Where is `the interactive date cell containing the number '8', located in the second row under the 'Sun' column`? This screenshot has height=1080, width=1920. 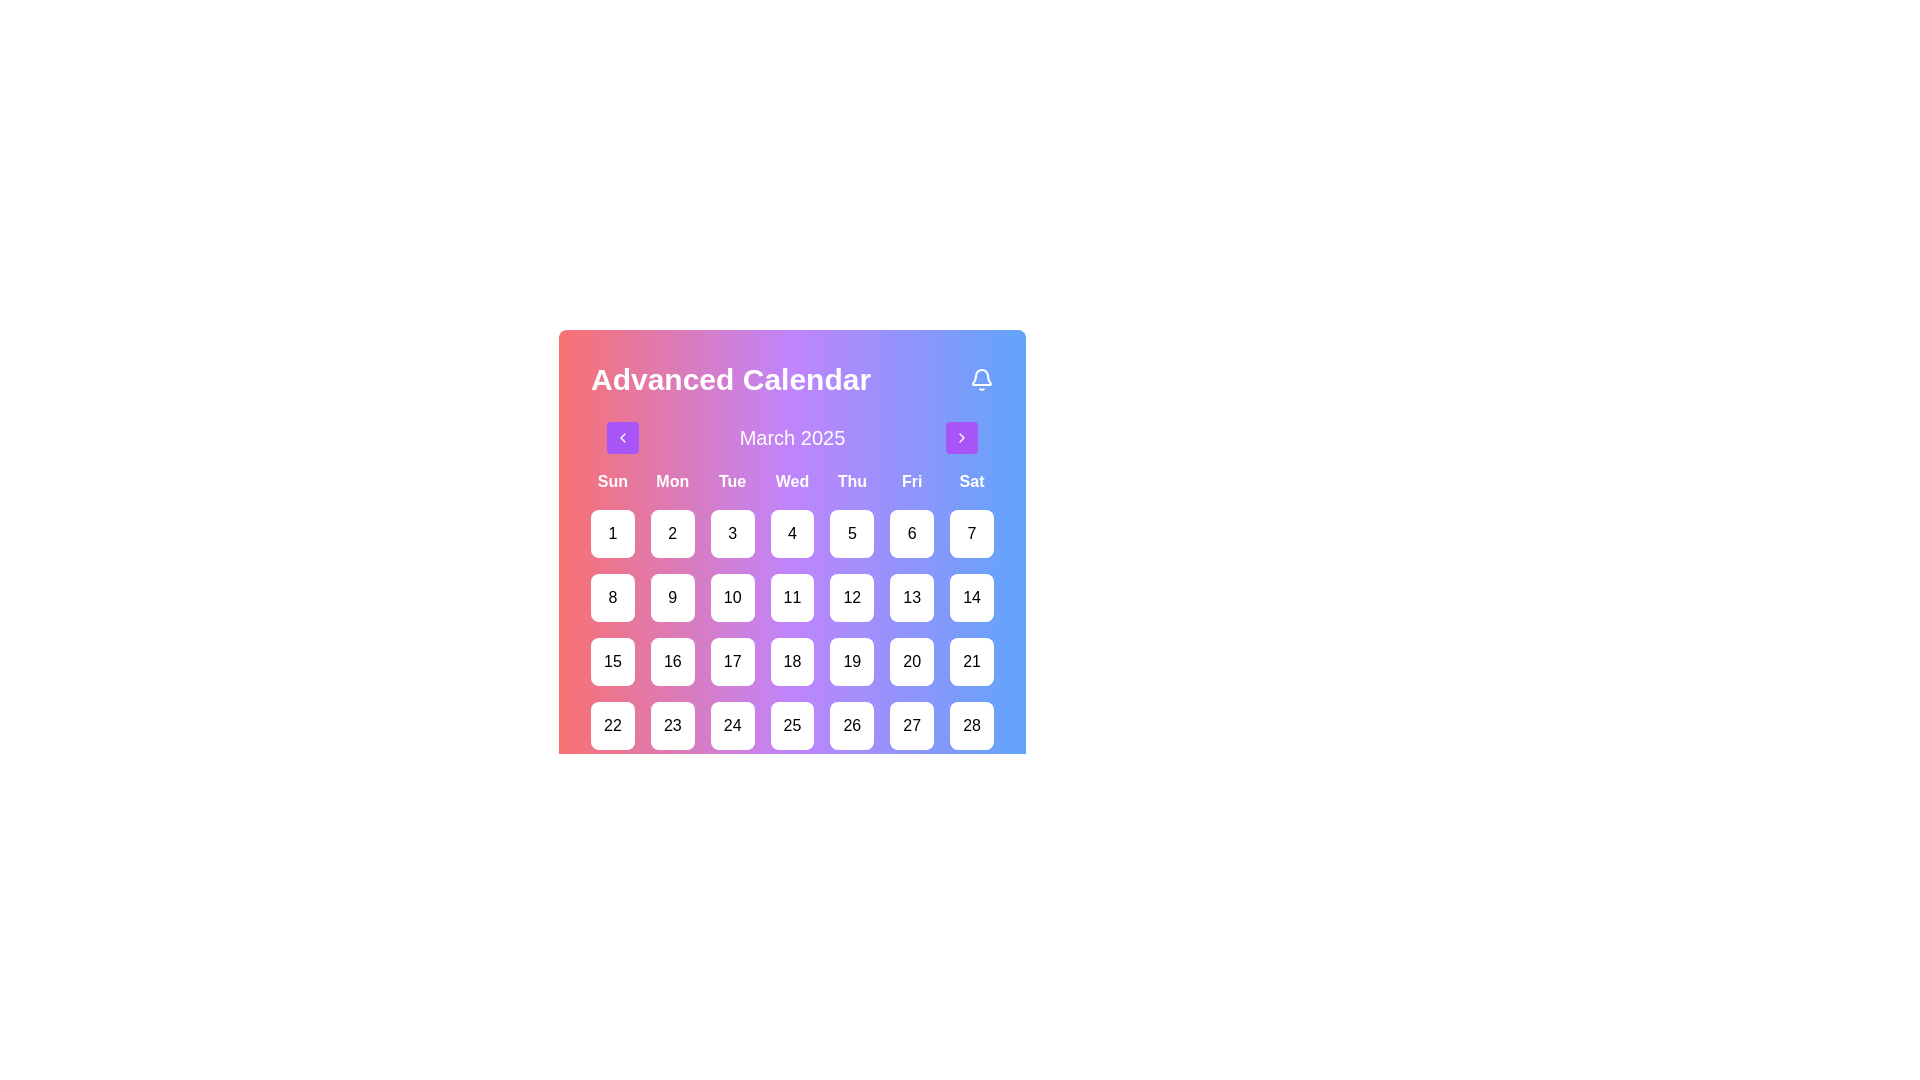
the interactive date cell containing the number '8', located in the second row under the 'Sun' column is located at coordinates (611, 596).